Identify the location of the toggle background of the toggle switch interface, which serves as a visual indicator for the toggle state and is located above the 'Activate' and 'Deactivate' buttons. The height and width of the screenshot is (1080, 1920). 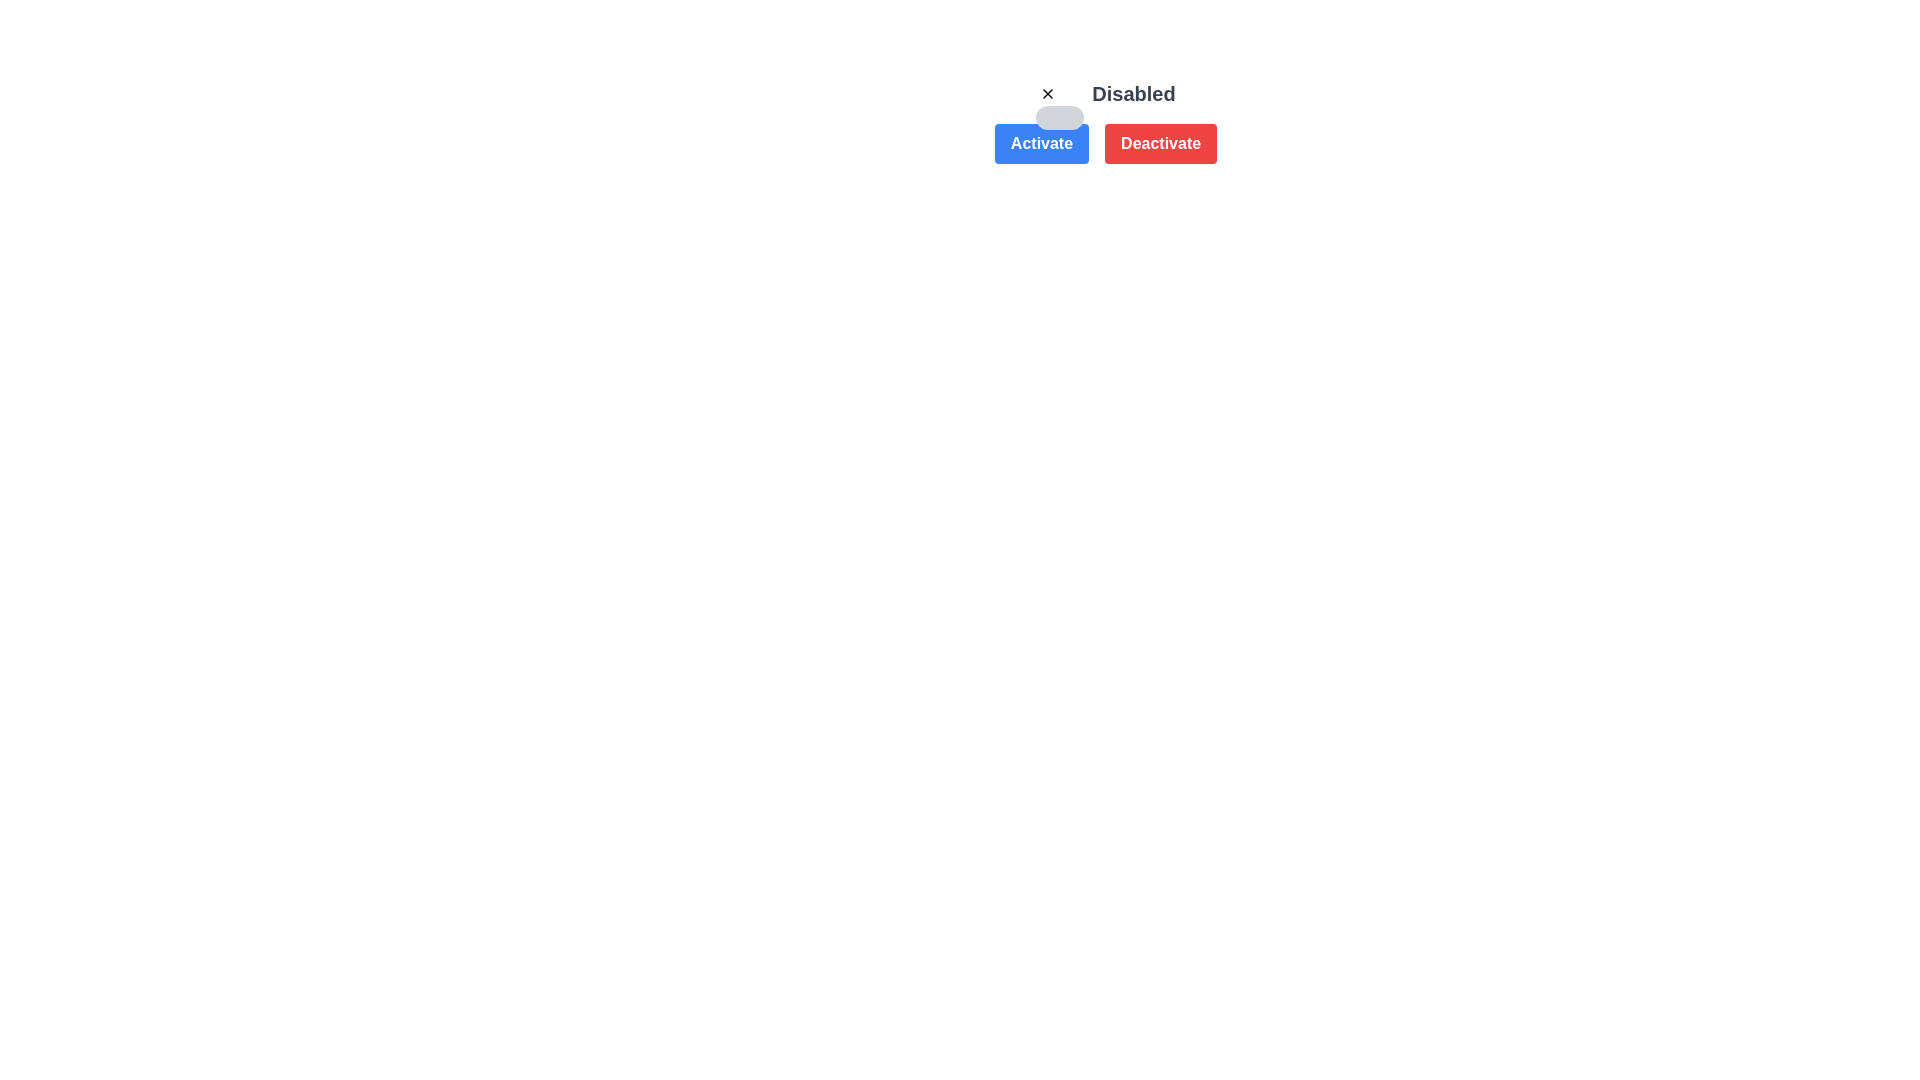
(1059, 118).